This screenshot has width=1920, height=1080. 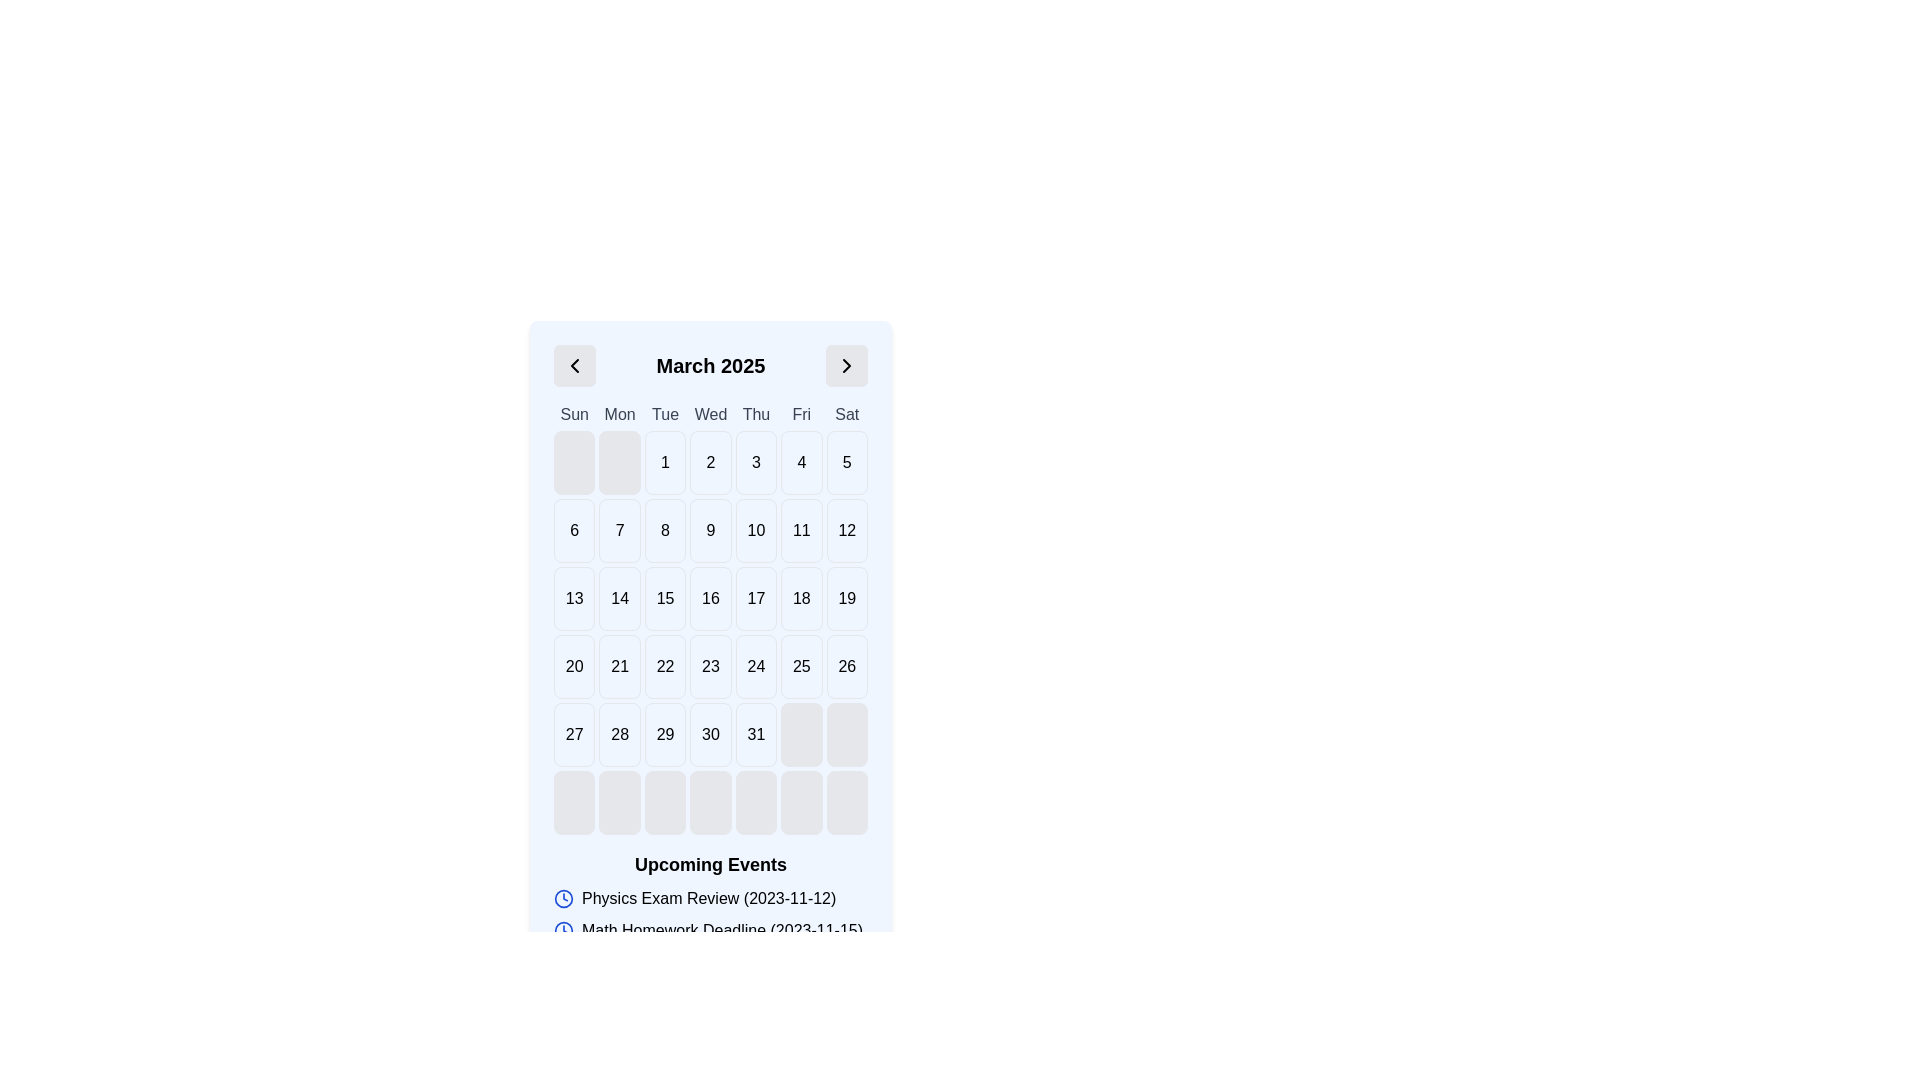 What do you see at coordinates (801, 530) in the screenshot?
I see `the interactive calendar day cell containing the number '11'` at bounding box center [801, 530].